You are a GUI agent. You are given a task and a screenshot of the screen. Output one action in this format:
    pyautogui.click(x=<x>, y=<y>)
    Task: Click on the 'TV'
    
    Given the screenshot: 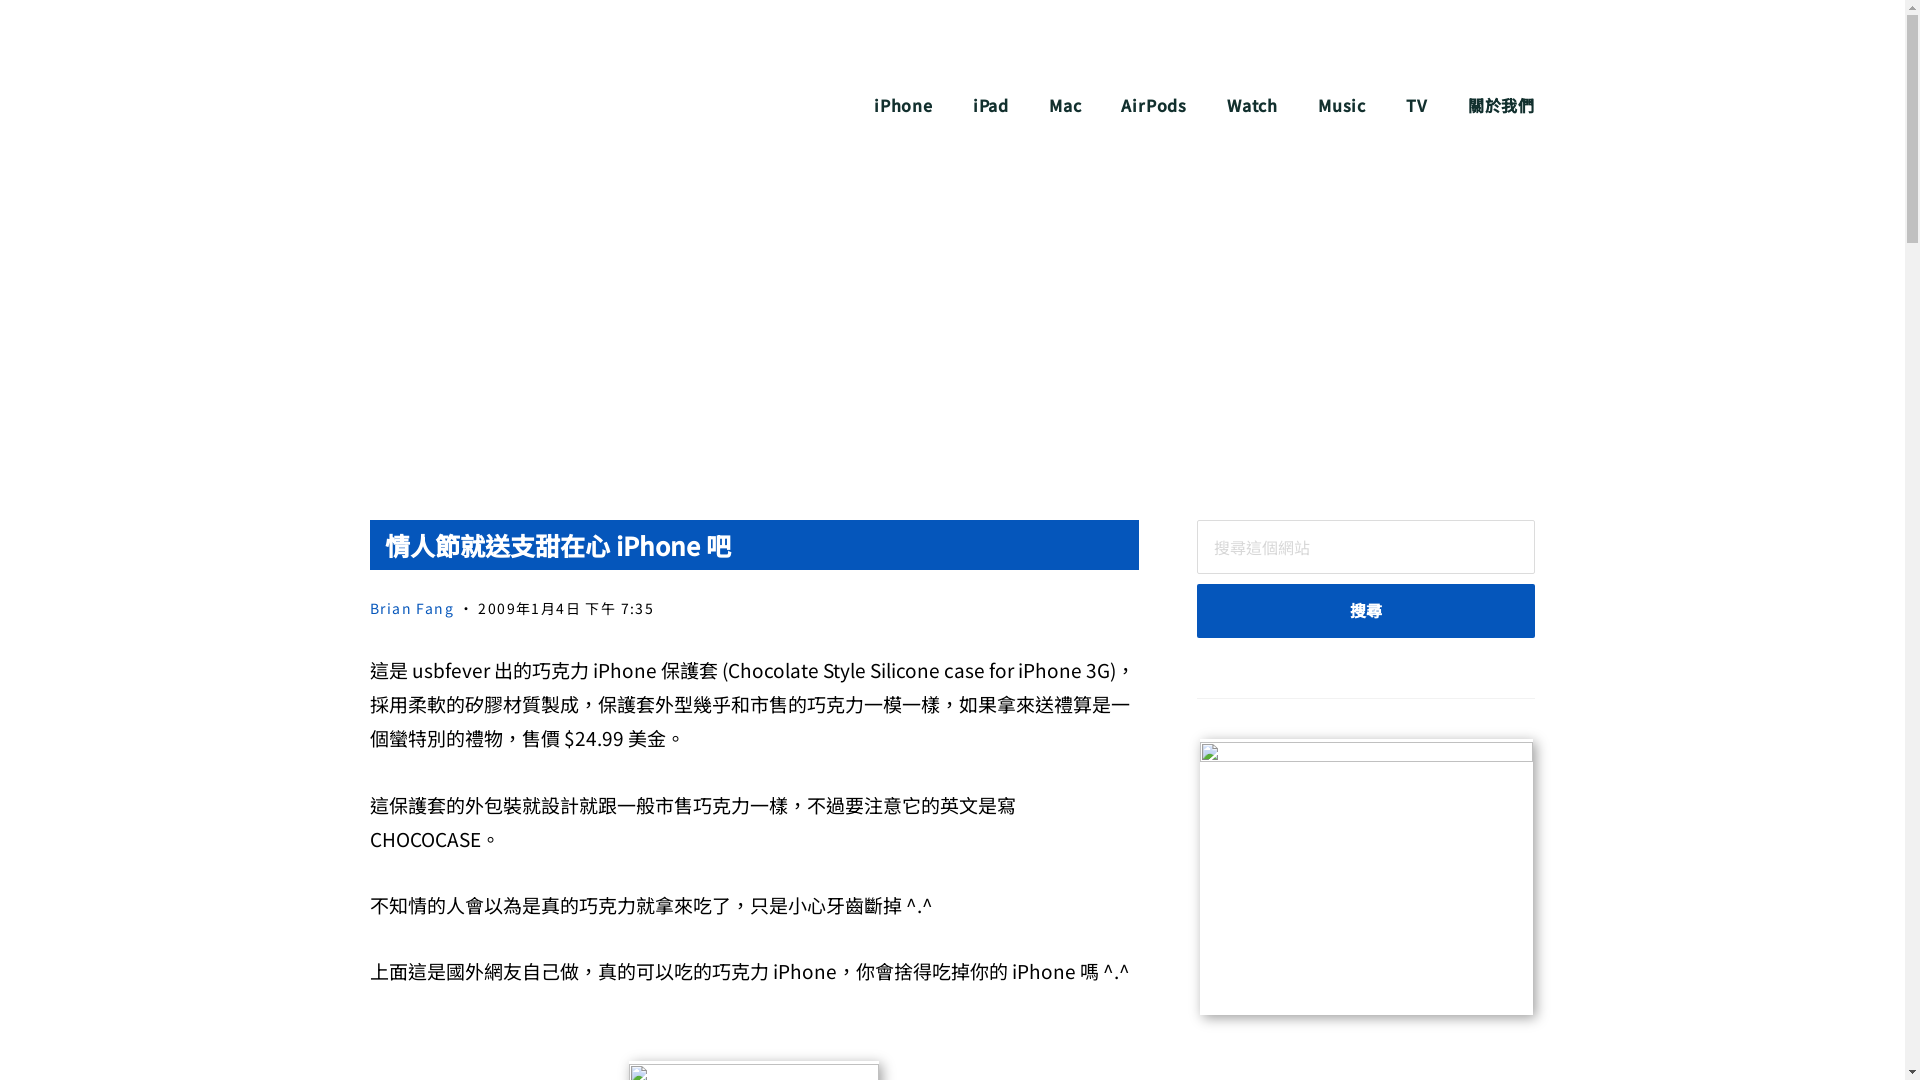 What is the action you would take?
    pyautogui.click(x=1415, y=105)
    